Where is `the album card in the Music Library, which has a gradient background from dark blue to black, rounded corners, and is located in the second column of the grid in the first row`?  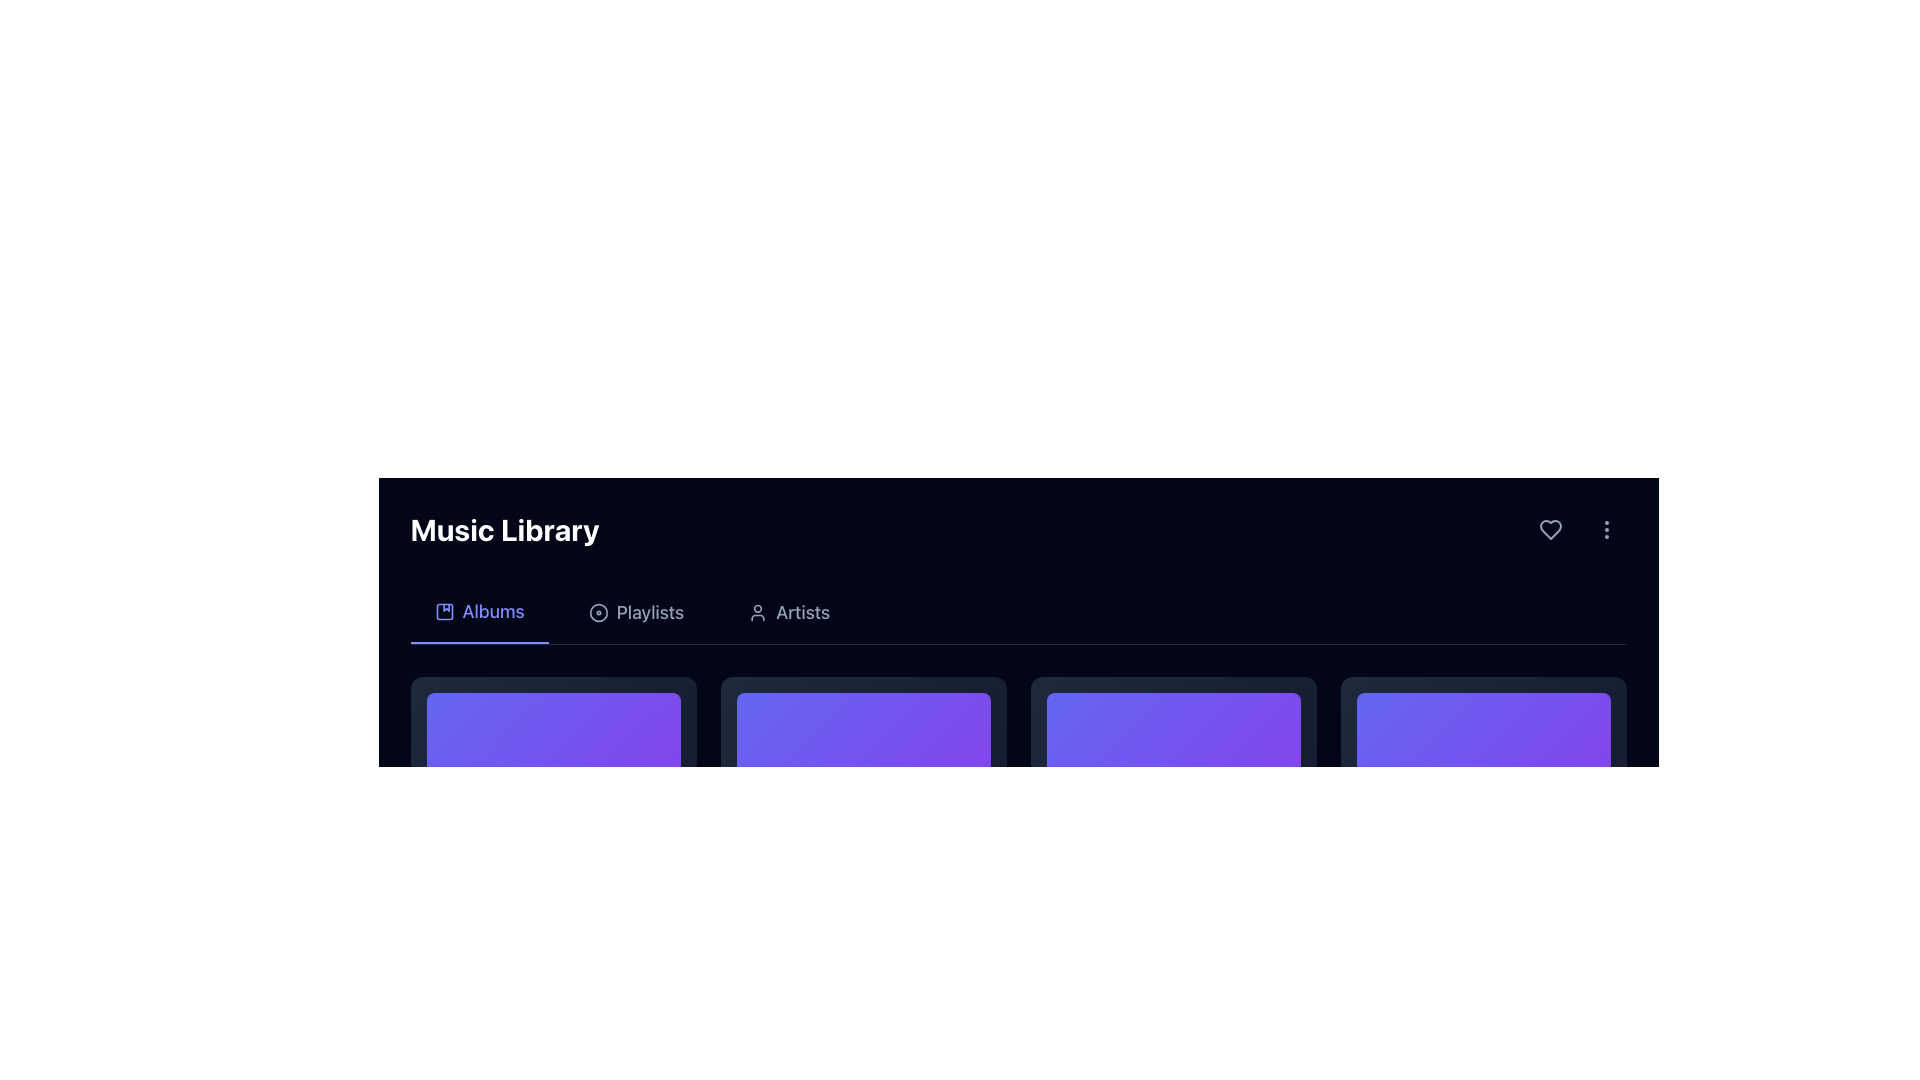
the album card in the Music Library, which has a gradient background from dark blue to black, rounded corners, and is located in the second column of the grid in the first row is located at coordinates (863, 863).